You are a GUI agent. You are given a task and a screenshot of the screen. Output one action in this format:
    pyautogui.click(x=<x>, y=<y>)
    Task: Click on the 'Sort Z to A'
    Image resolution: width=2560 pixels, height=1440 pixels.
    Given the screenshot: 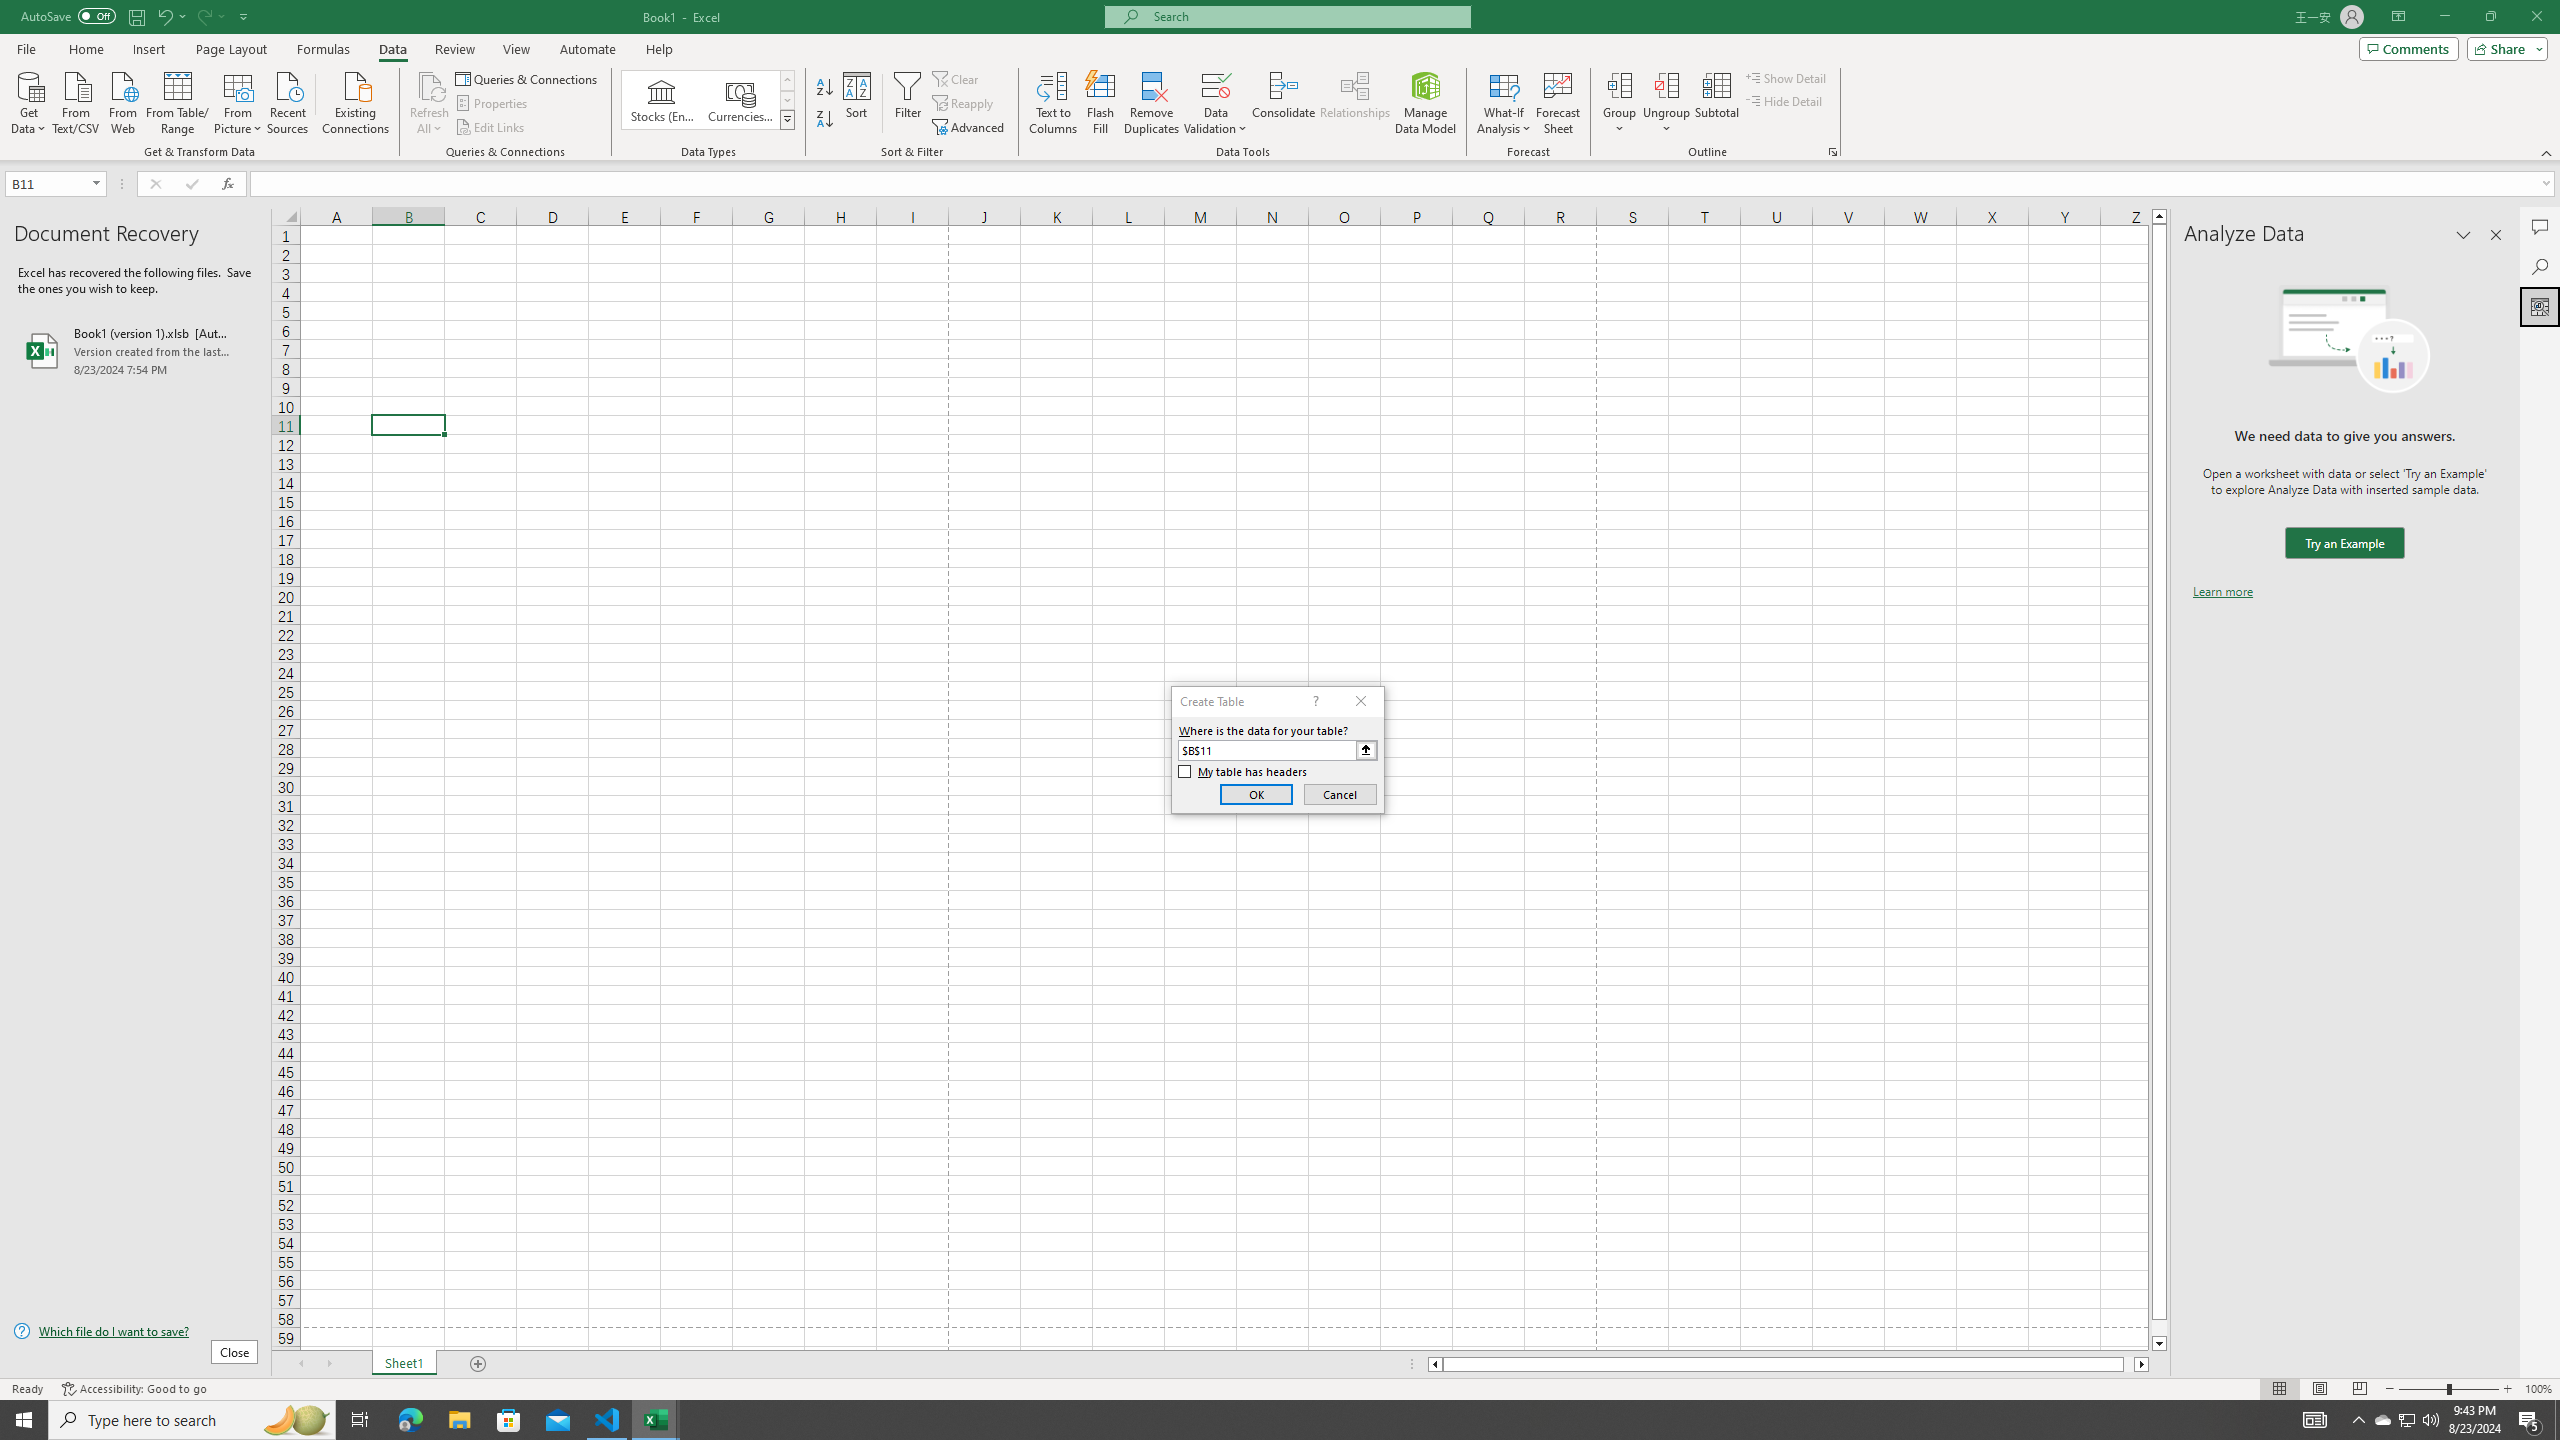 What is the action you would take?
    pyautogui.click(x=824, y=118)
    